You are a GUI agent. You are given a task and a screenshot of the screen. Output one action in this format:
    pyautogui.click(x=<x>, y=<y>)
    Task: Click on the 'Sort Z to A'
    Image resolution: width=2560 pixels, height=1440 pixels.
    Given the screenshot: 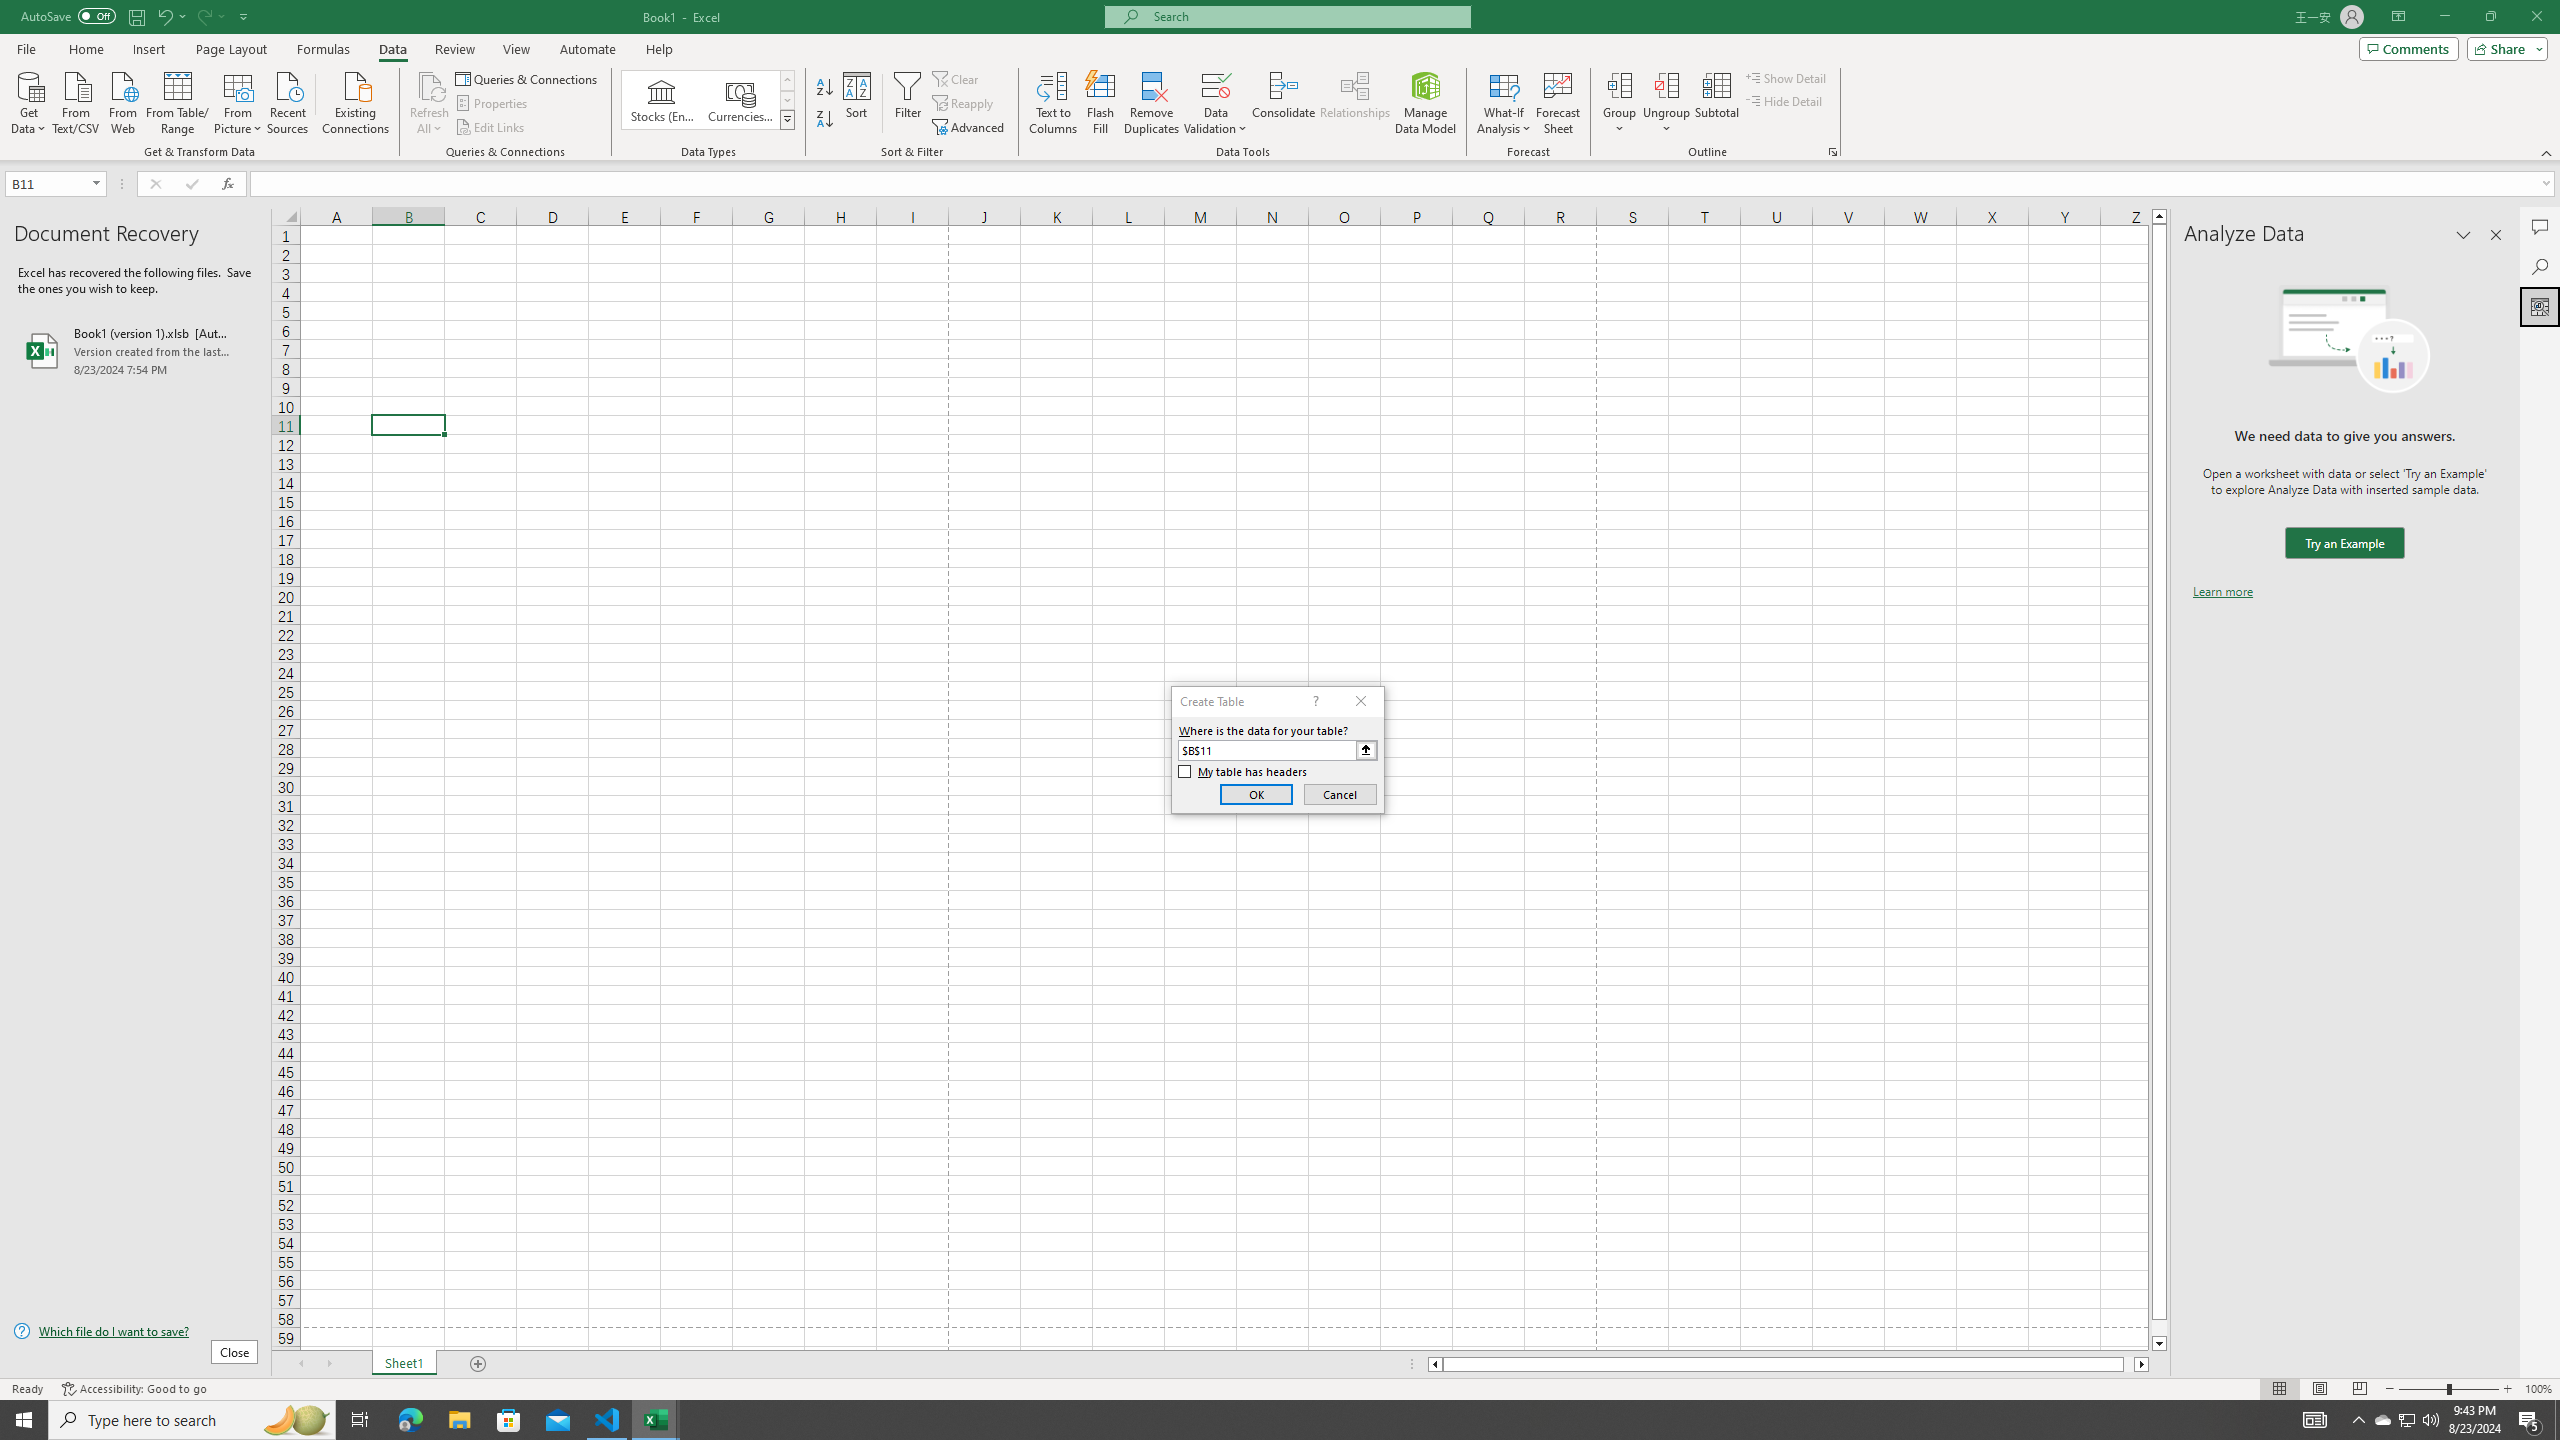 What is the action you would take?
    pyautogui.click(x=824, y=118)
    